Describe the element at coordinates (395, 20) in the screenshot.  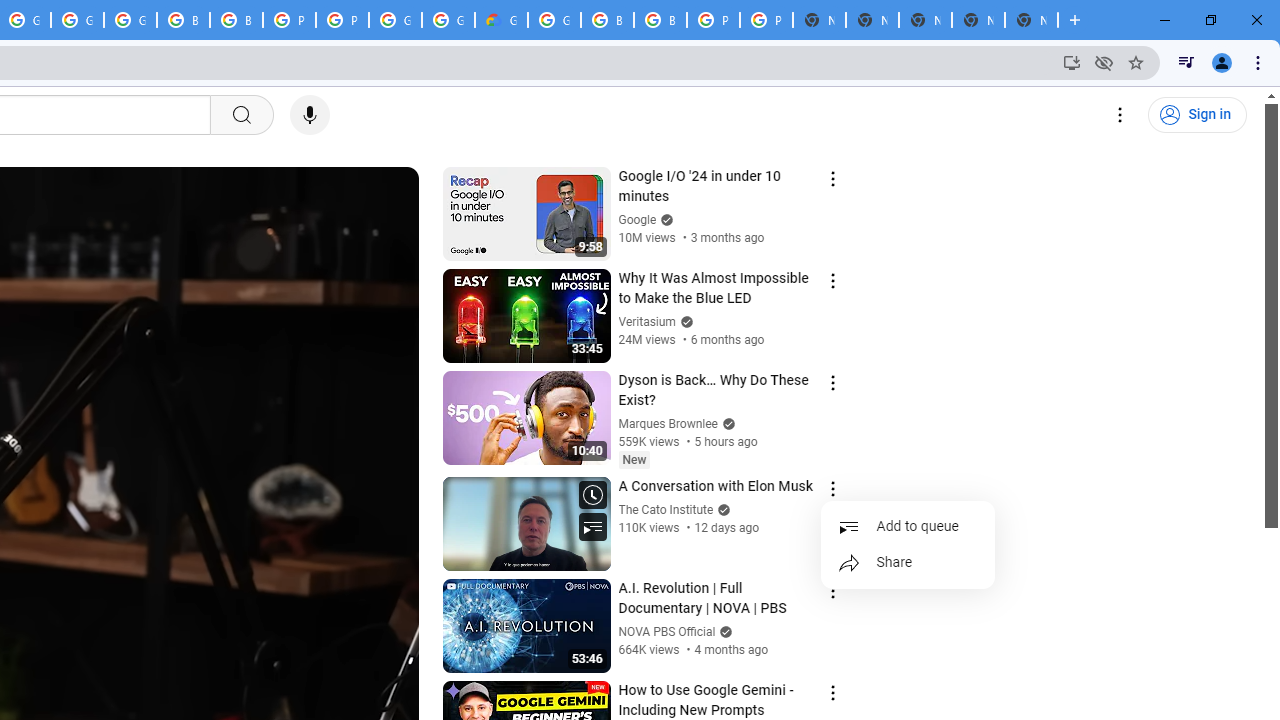
I see `'Google Cloud Platform'` at that location.